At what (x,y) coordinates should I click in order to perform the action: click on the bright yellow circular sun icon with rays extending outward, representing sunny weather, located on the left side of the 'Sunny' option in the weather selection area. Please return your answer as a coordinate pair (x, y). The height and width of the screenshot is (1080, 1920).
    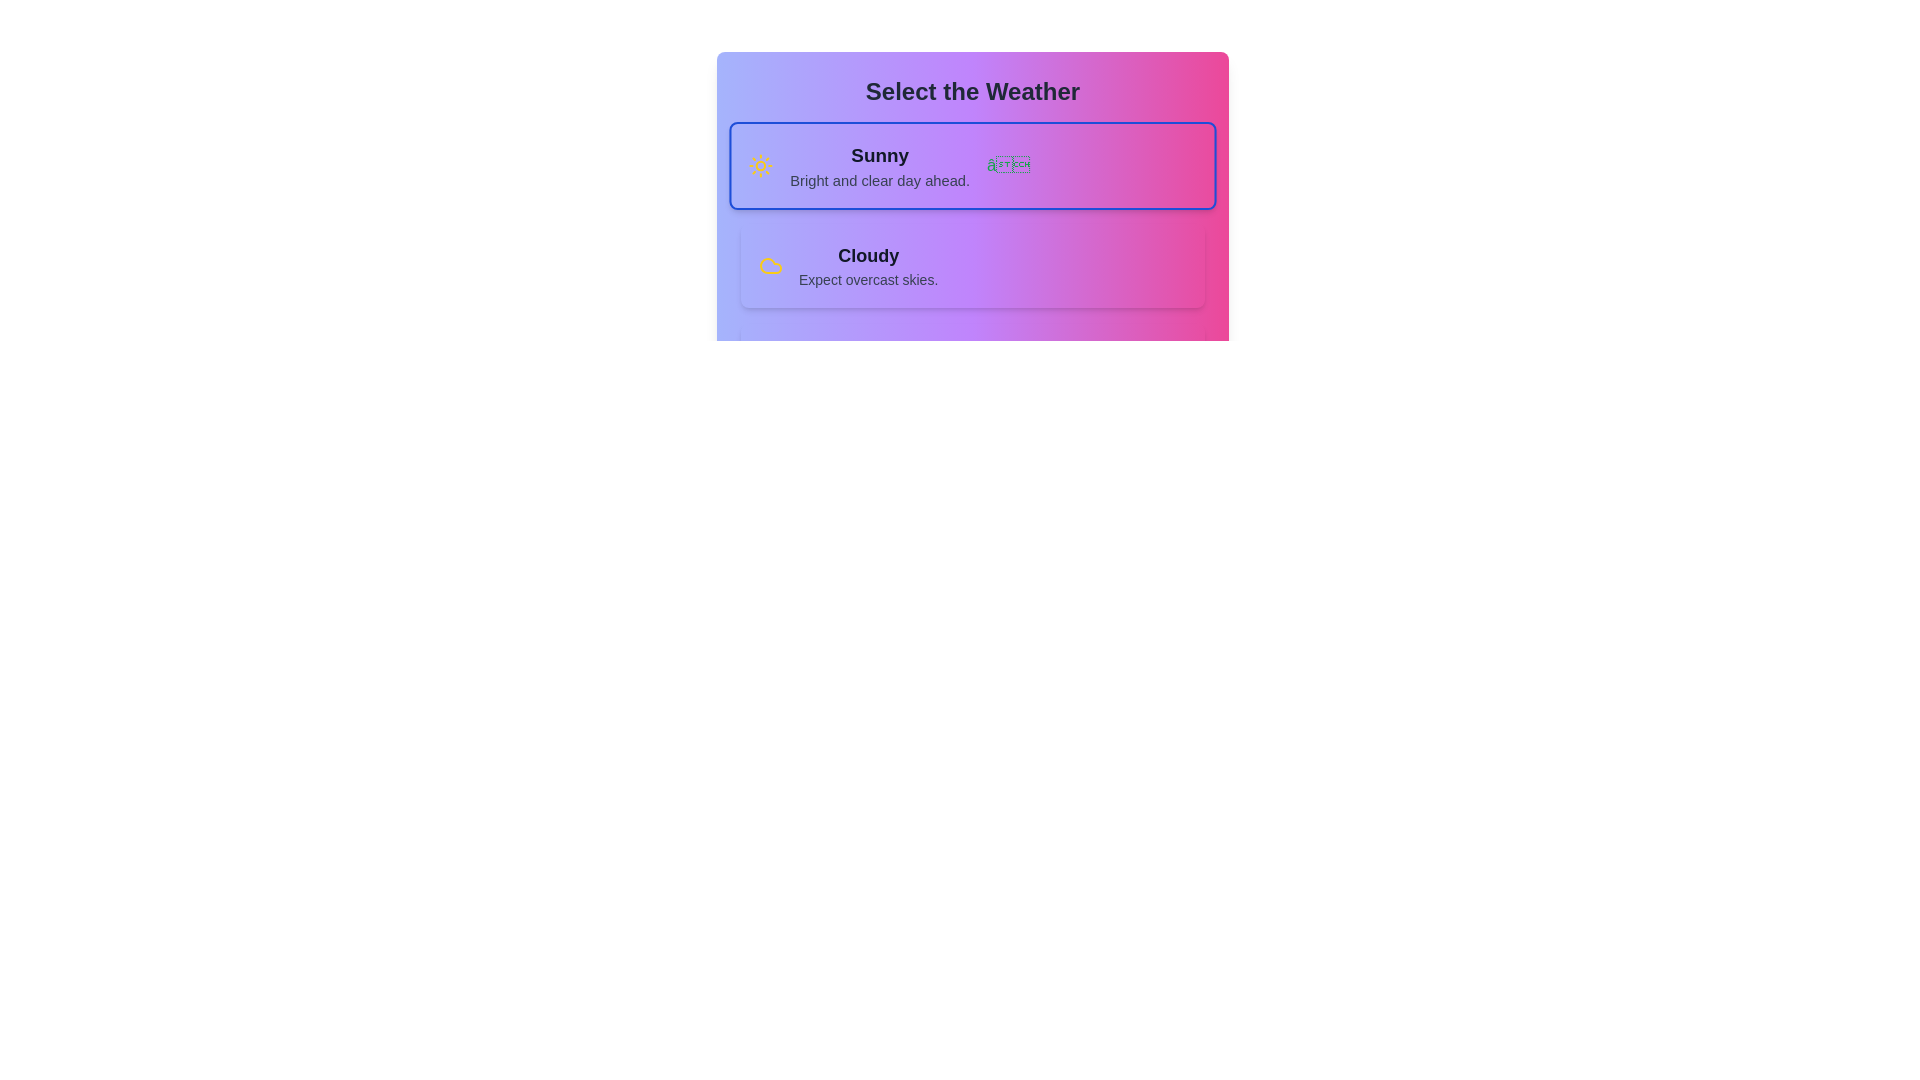
    Looking at the image, I should click on (759, 164).